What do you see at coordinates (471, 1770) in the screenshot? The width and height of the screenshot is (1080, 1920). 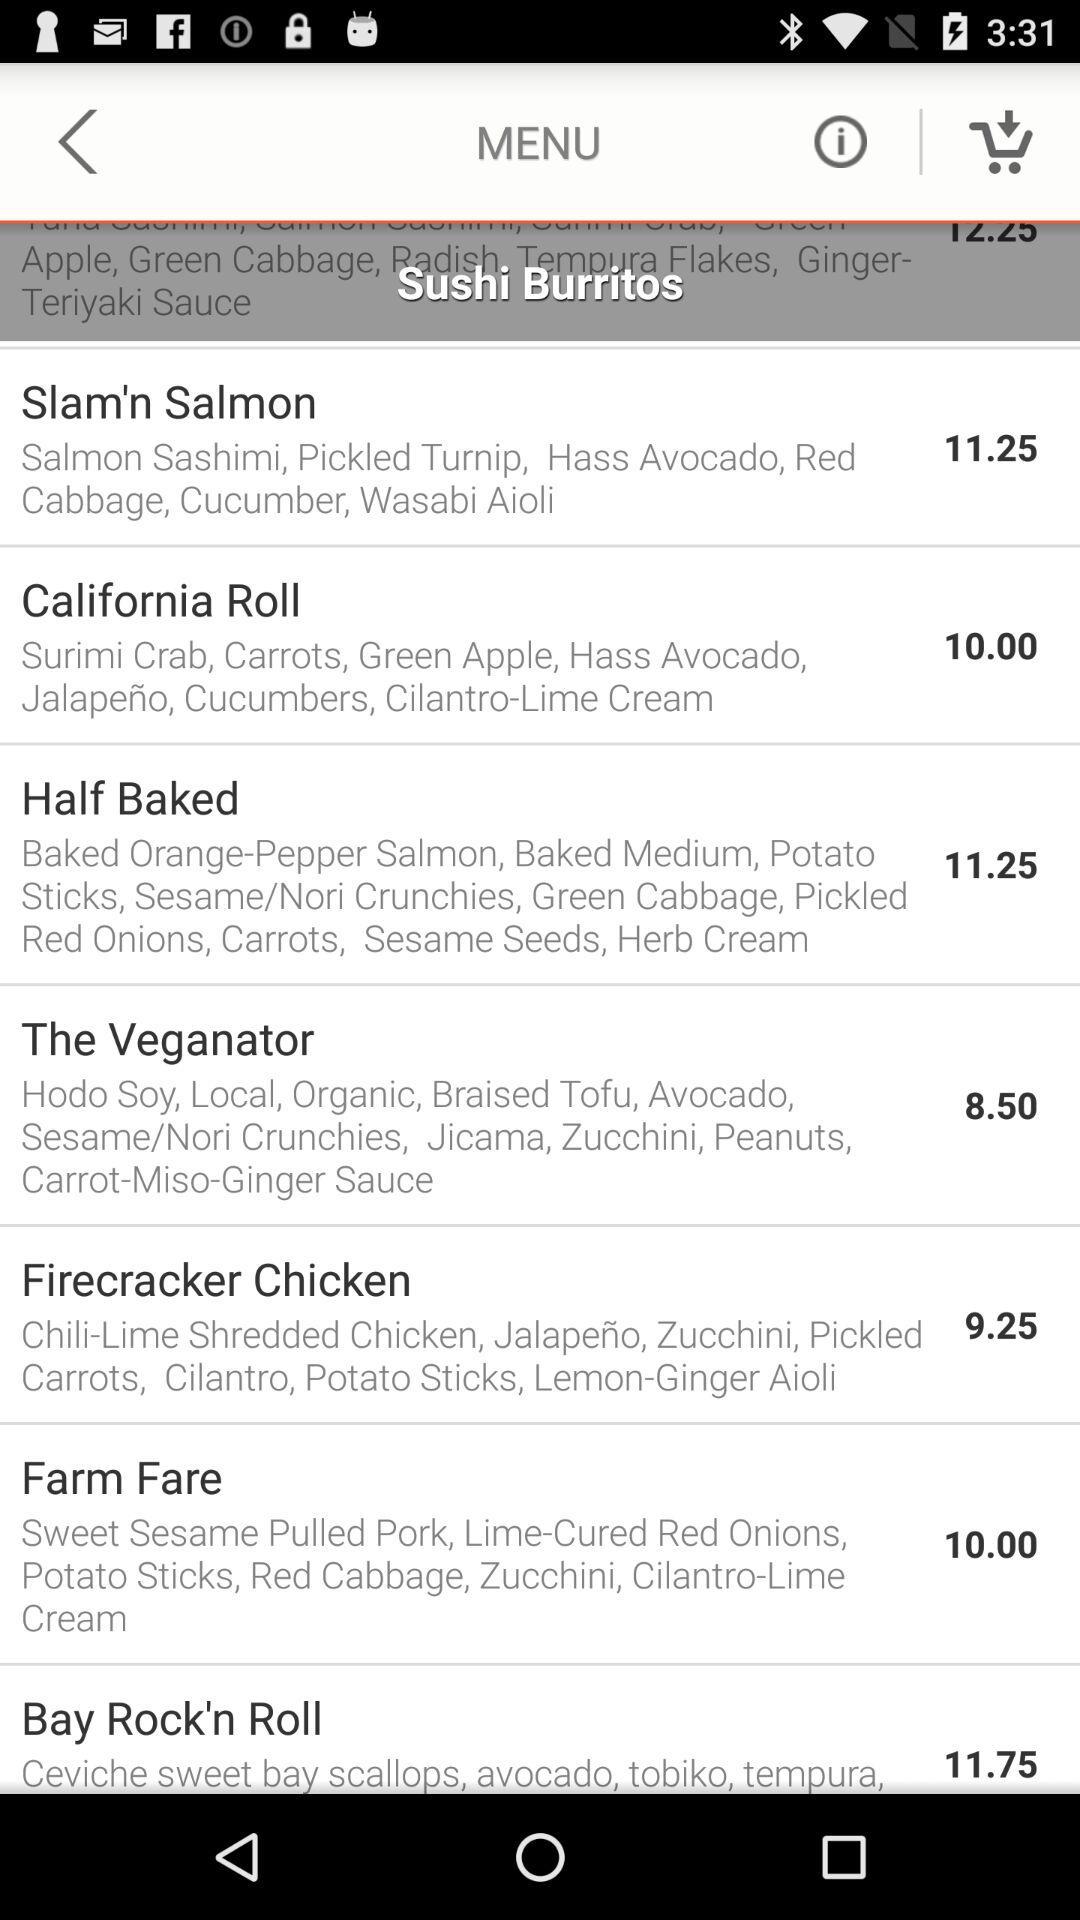 I see `the app to the left of 11.75` at bounding box center [471, 1770].